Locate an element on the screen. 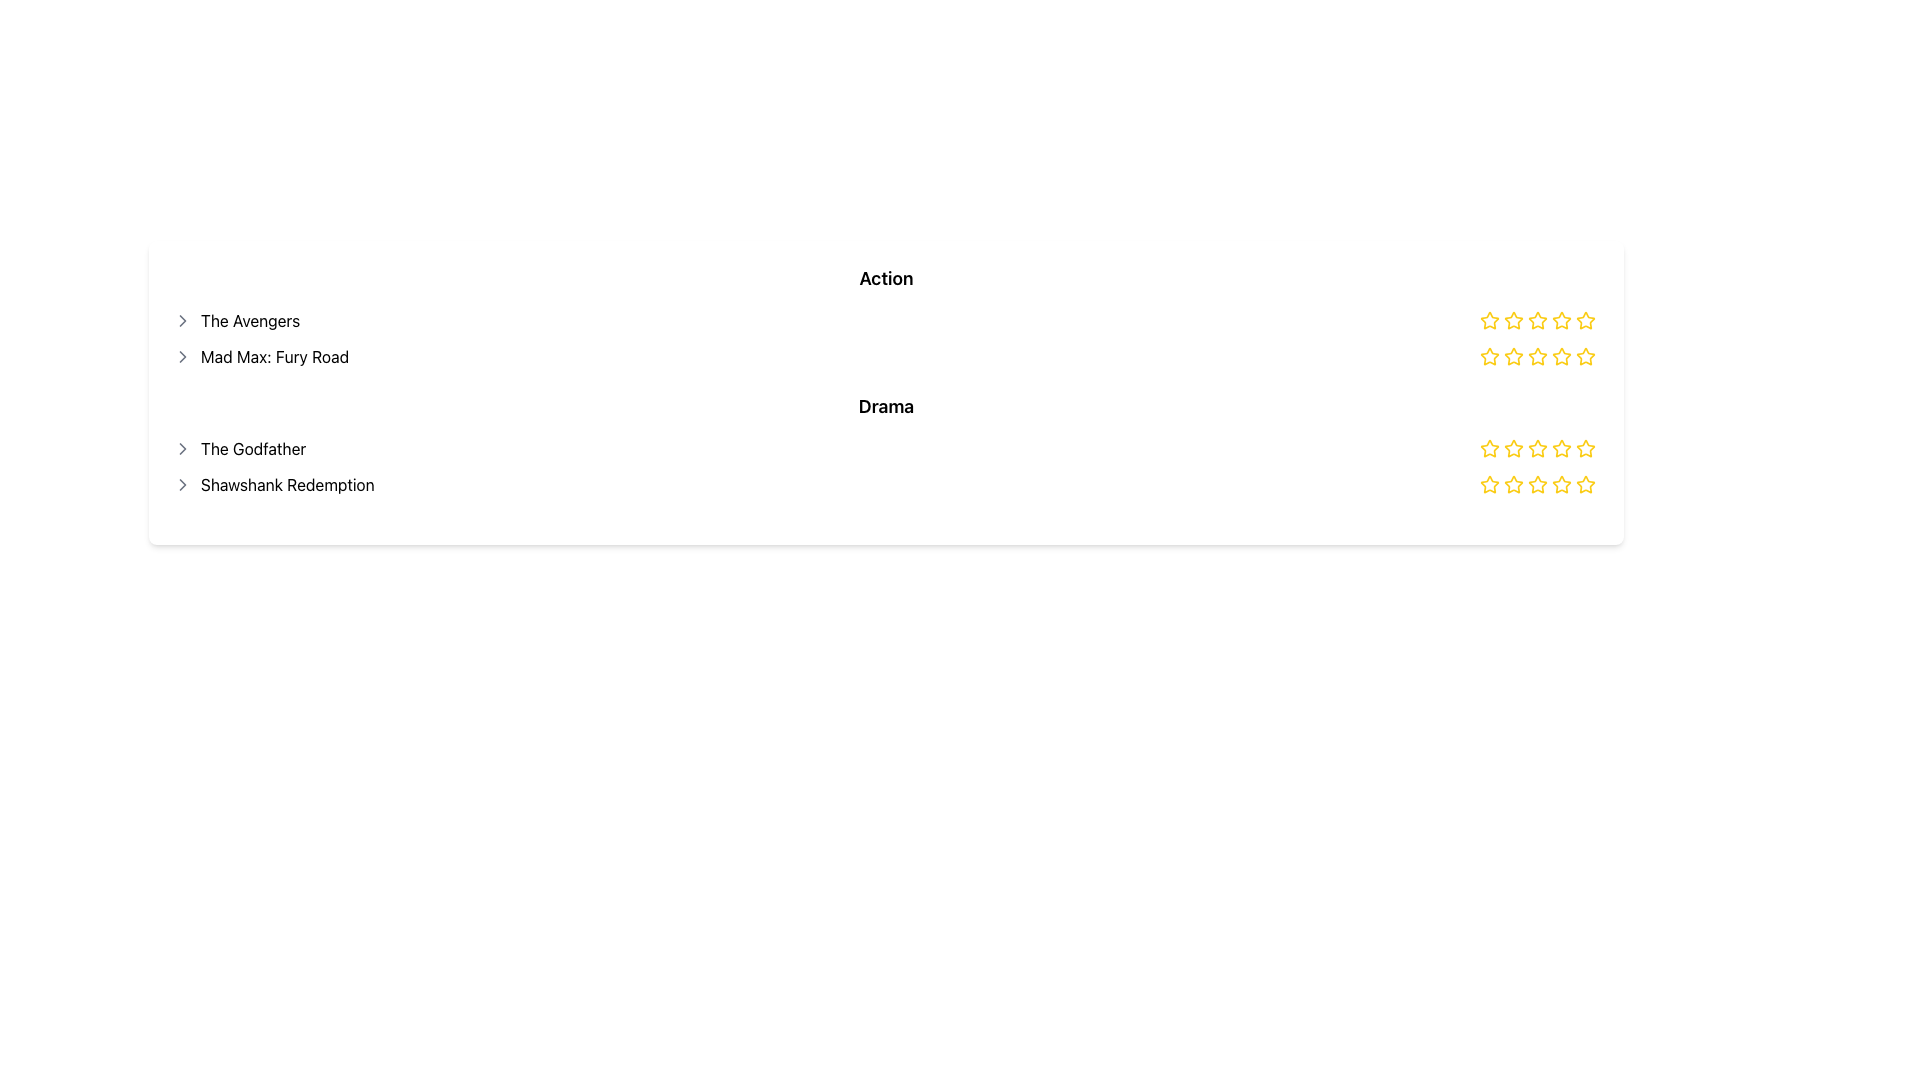 Image resolution: width=1920 pixels, height=1080 pixels. the sixth Rating Star Icon with a yellow outline is located at coordinates (1560, 356).